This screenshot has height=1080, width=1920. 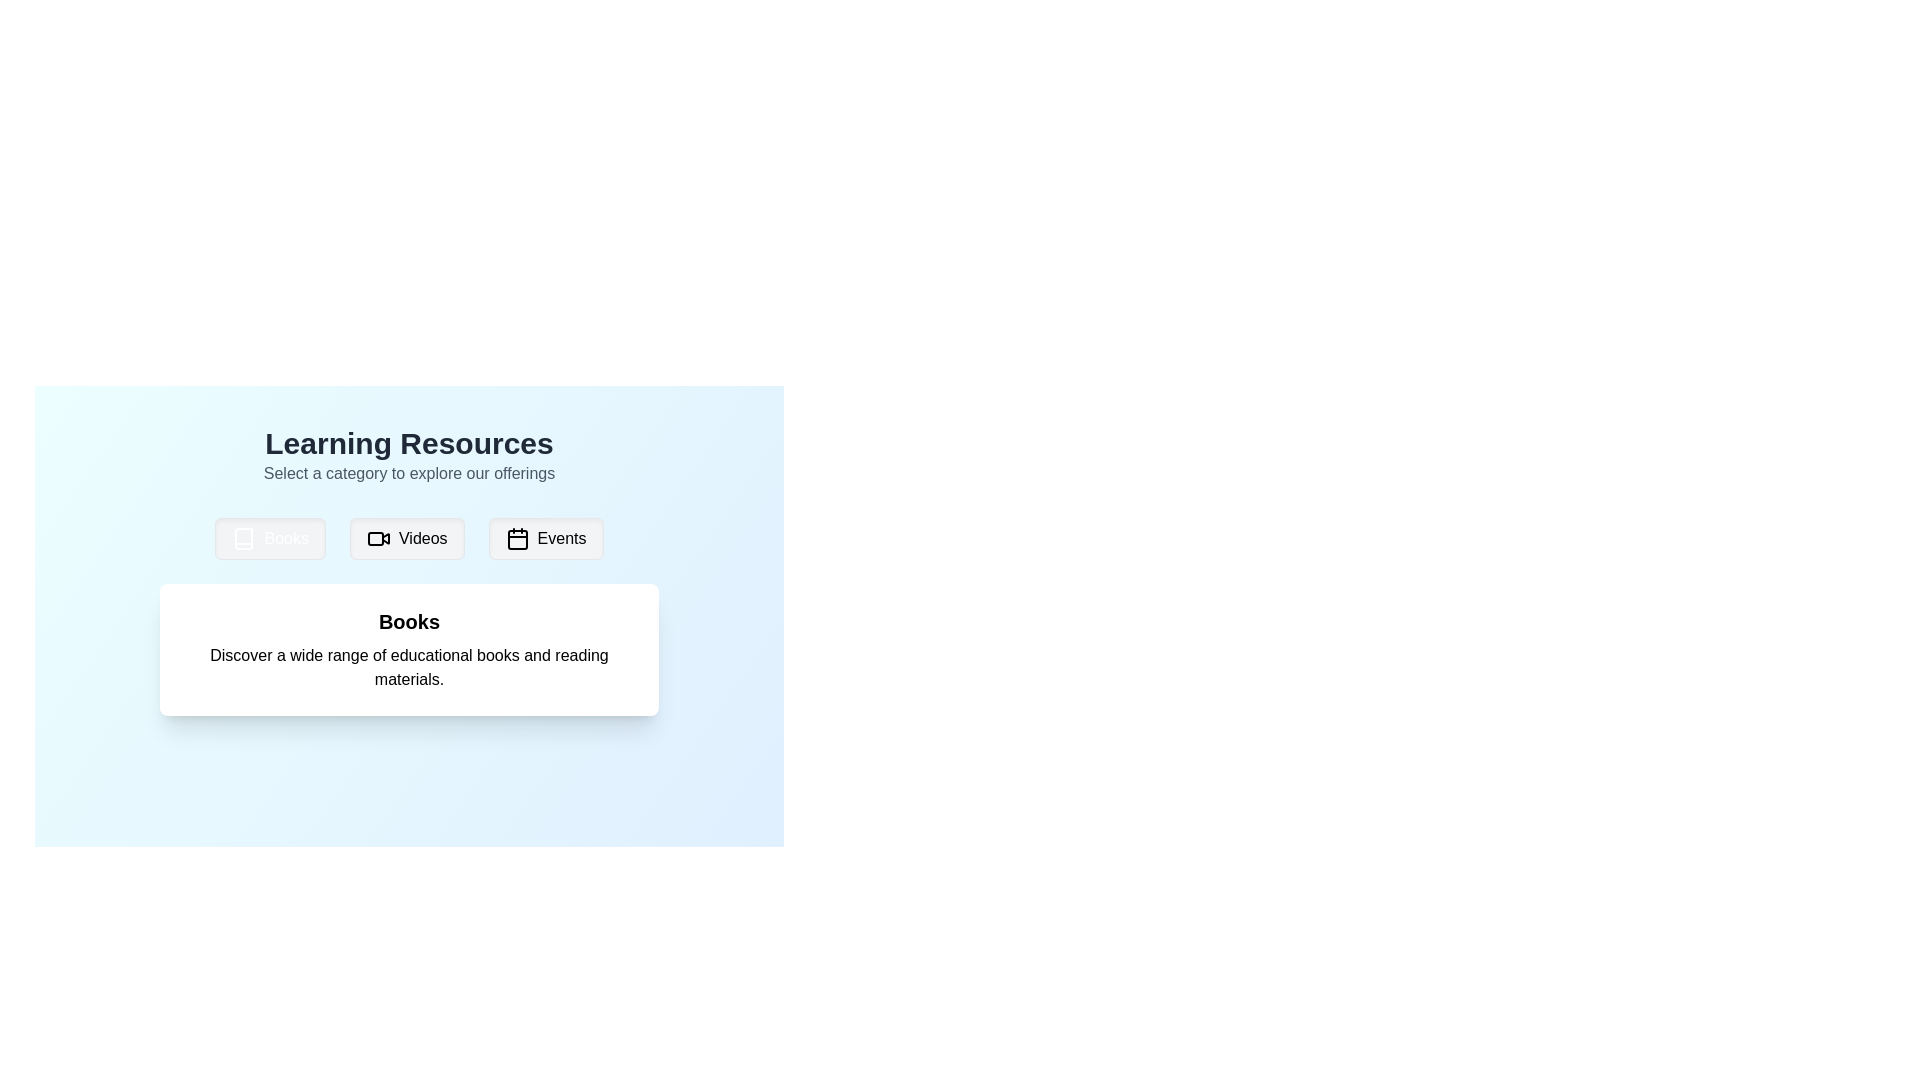 What do you see at coordinates (408, 538) in the screenshot?
I see `the middle button below the 'Learning Resources' section` at bounding box center [408, 538].